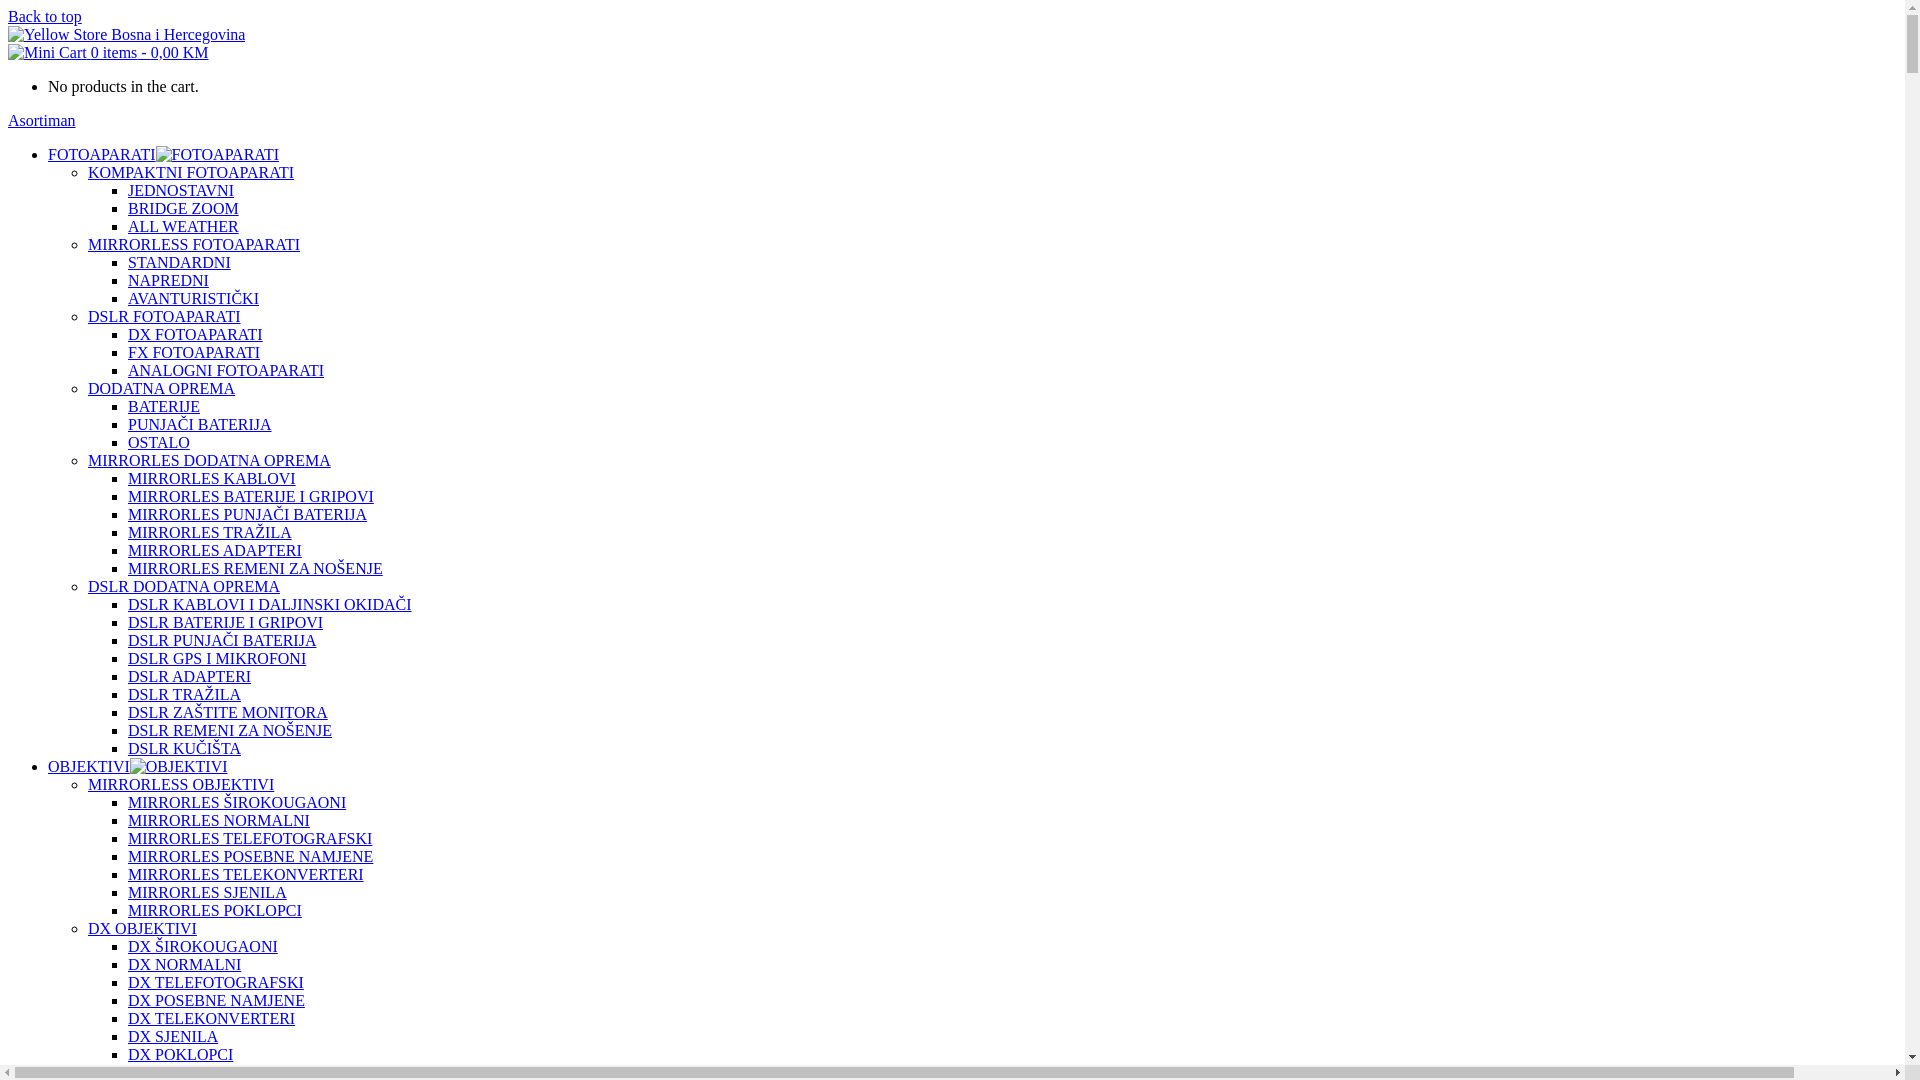  I want to click on 'DX TELEKONVERTERI', so click(211, 1018).